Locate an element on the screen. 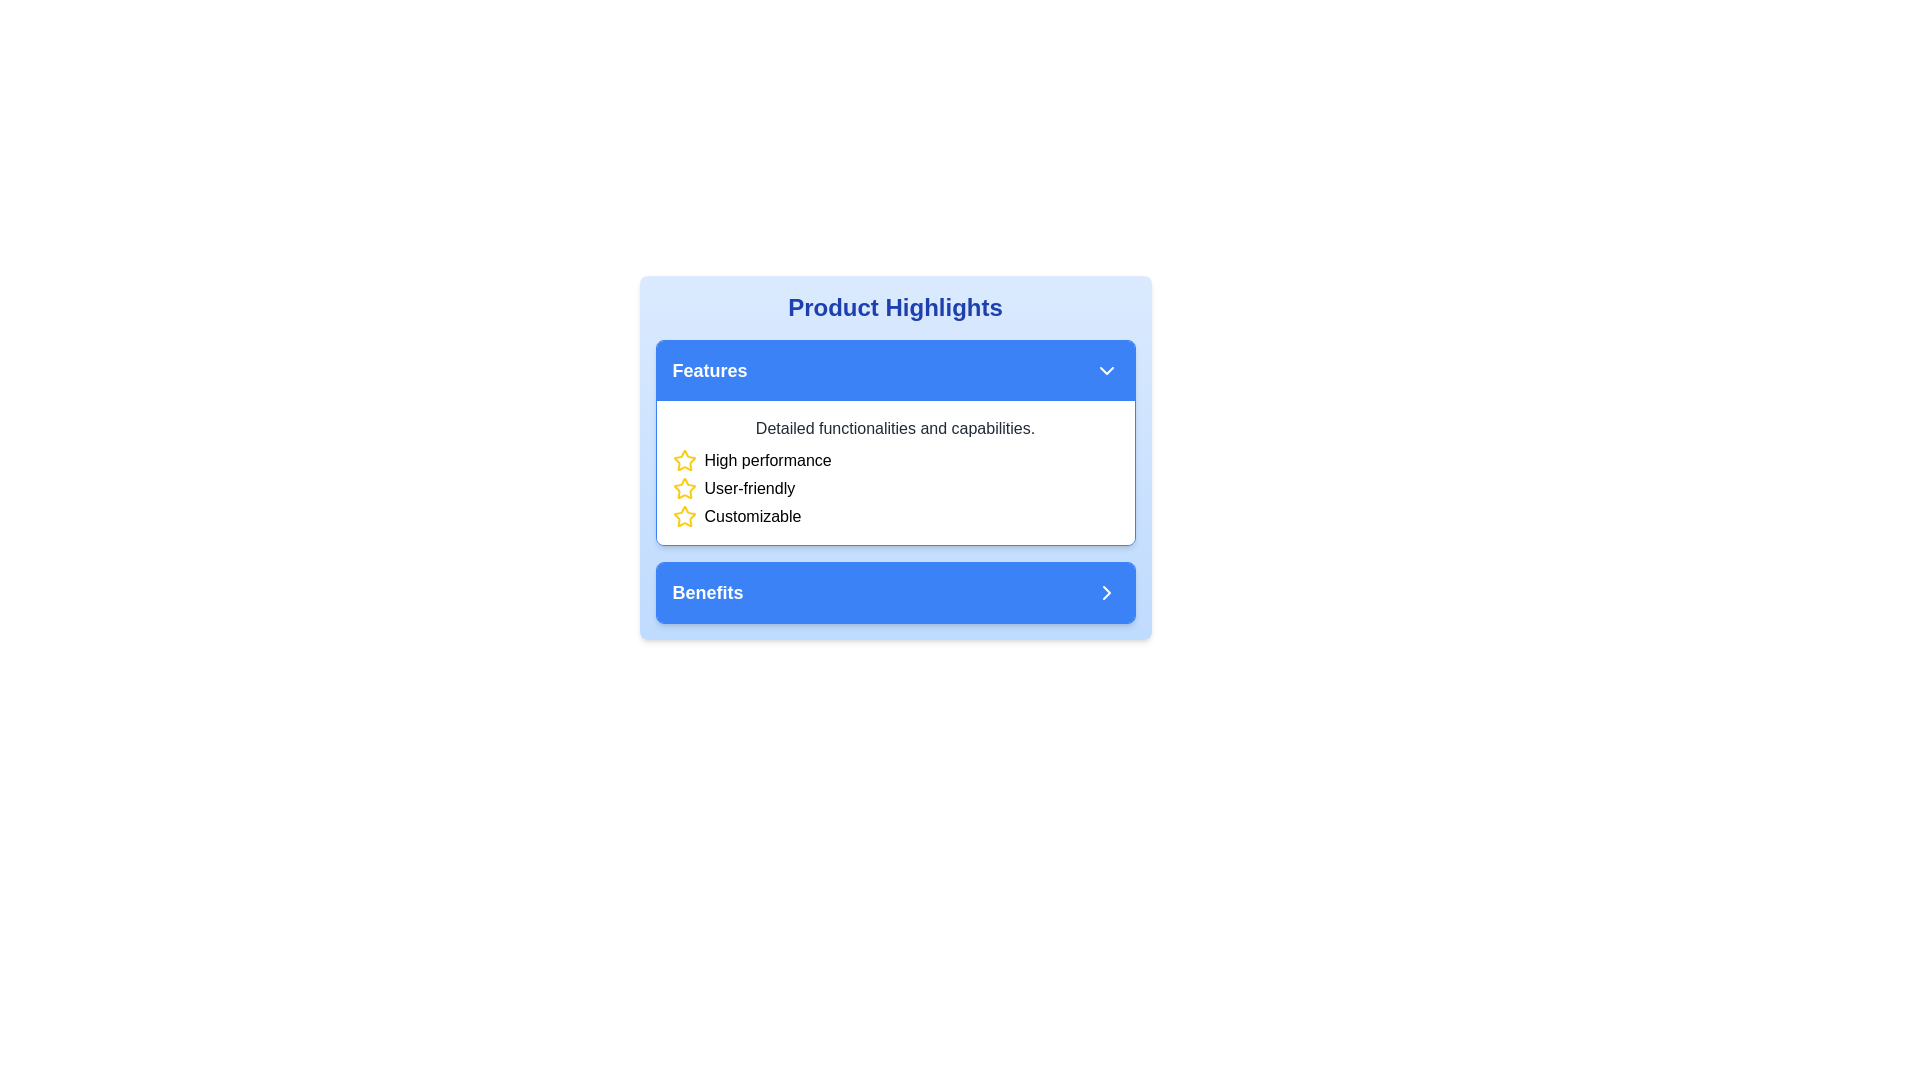 Image resolution: width=1920 pixels, height=1080 pixels. the decorative icon that precedes the 'Customizable' text in the 'Features' section is located at coordinates (684, 515).